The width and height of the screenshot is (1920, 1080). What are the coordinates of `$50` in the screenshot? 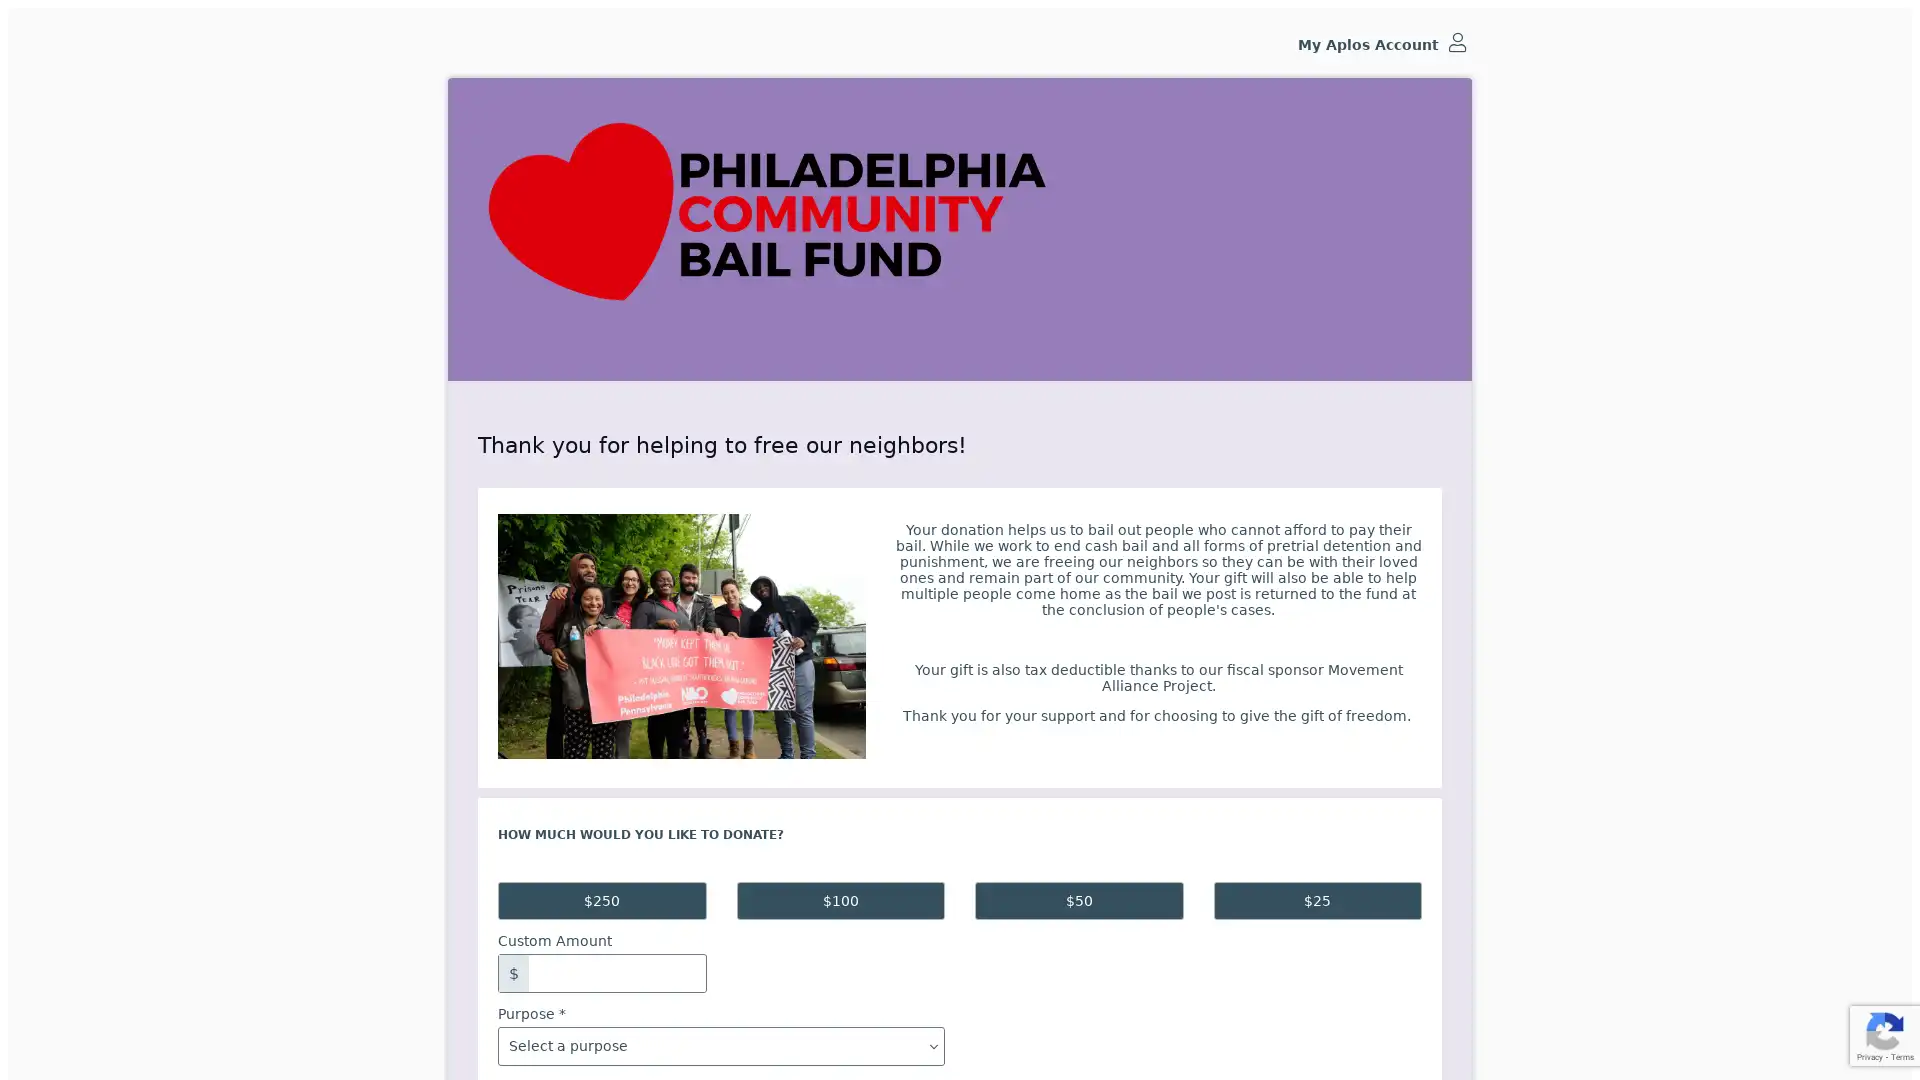 It's located at (1078, 901).